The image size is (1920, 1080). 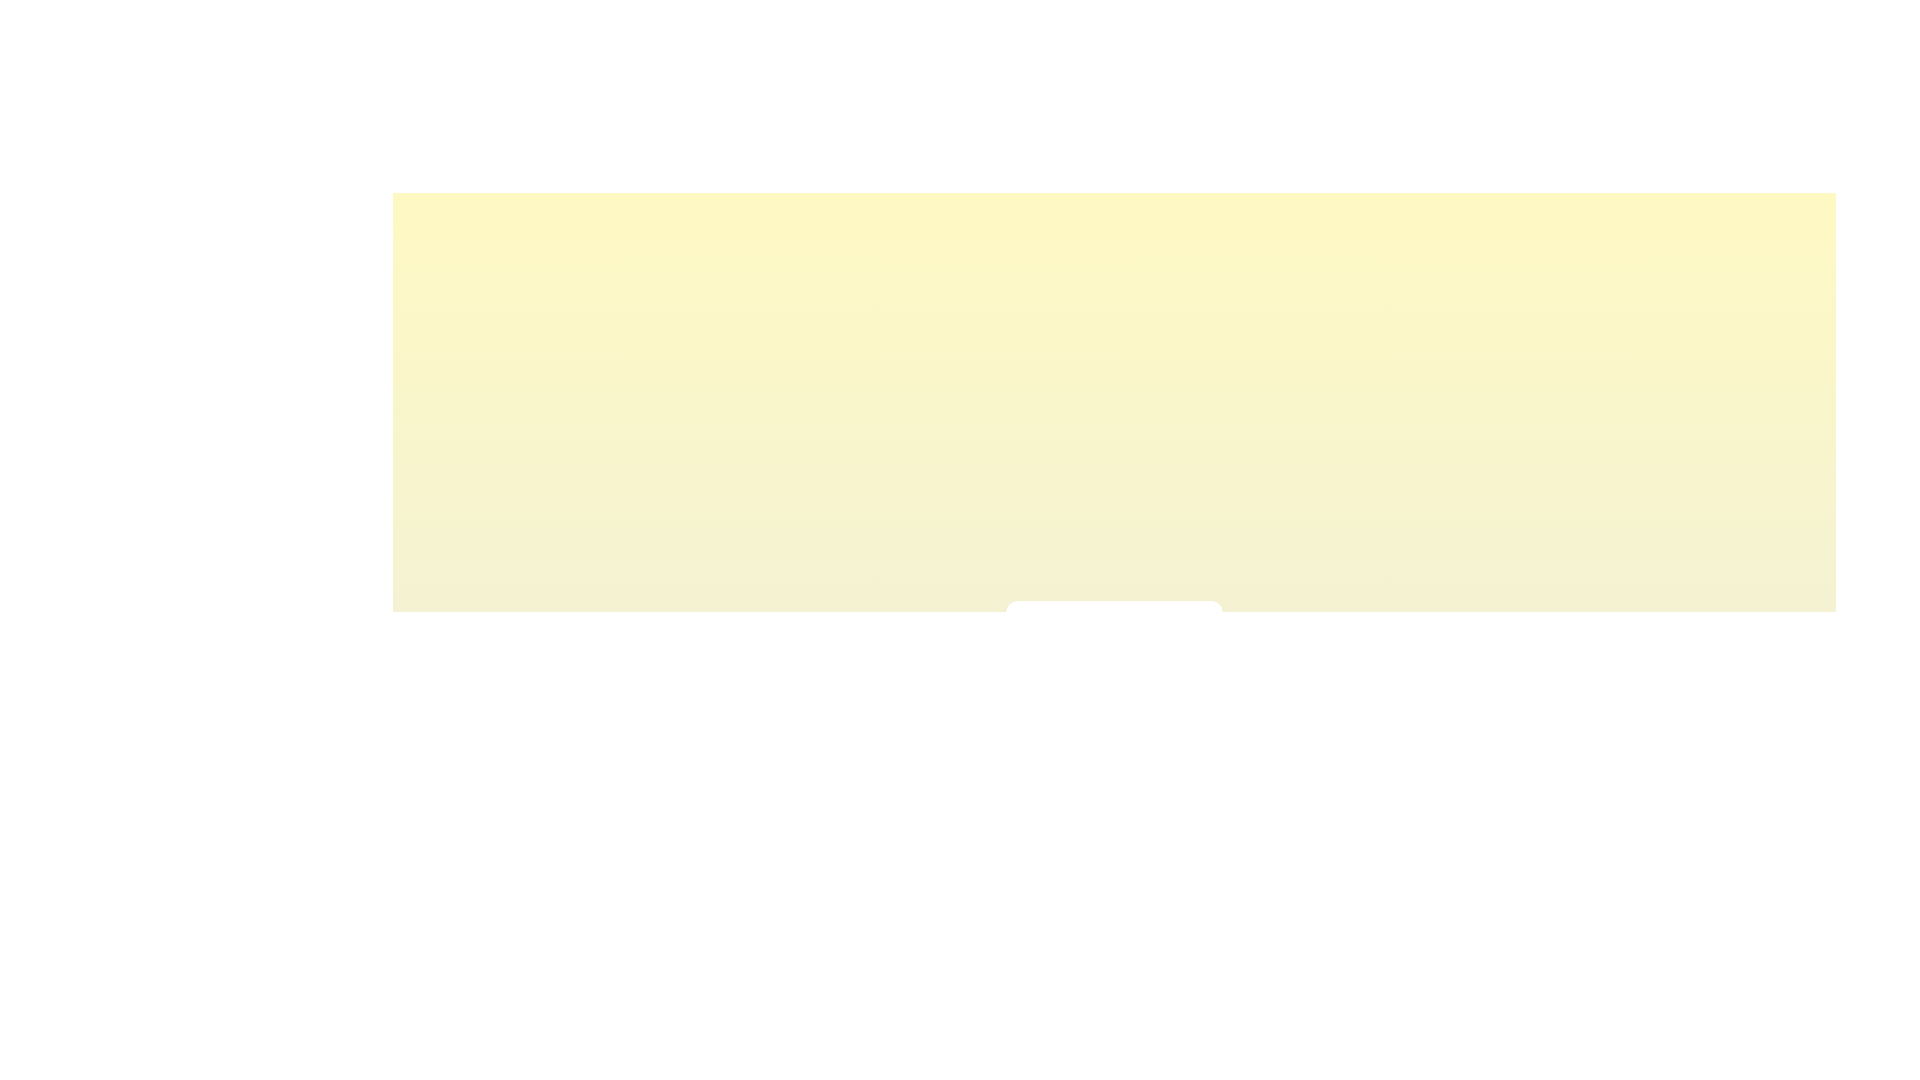 I want to click on the light intensity slider to 44% to observe the corresponding visual feedback color, so click(x=1103, y=676).